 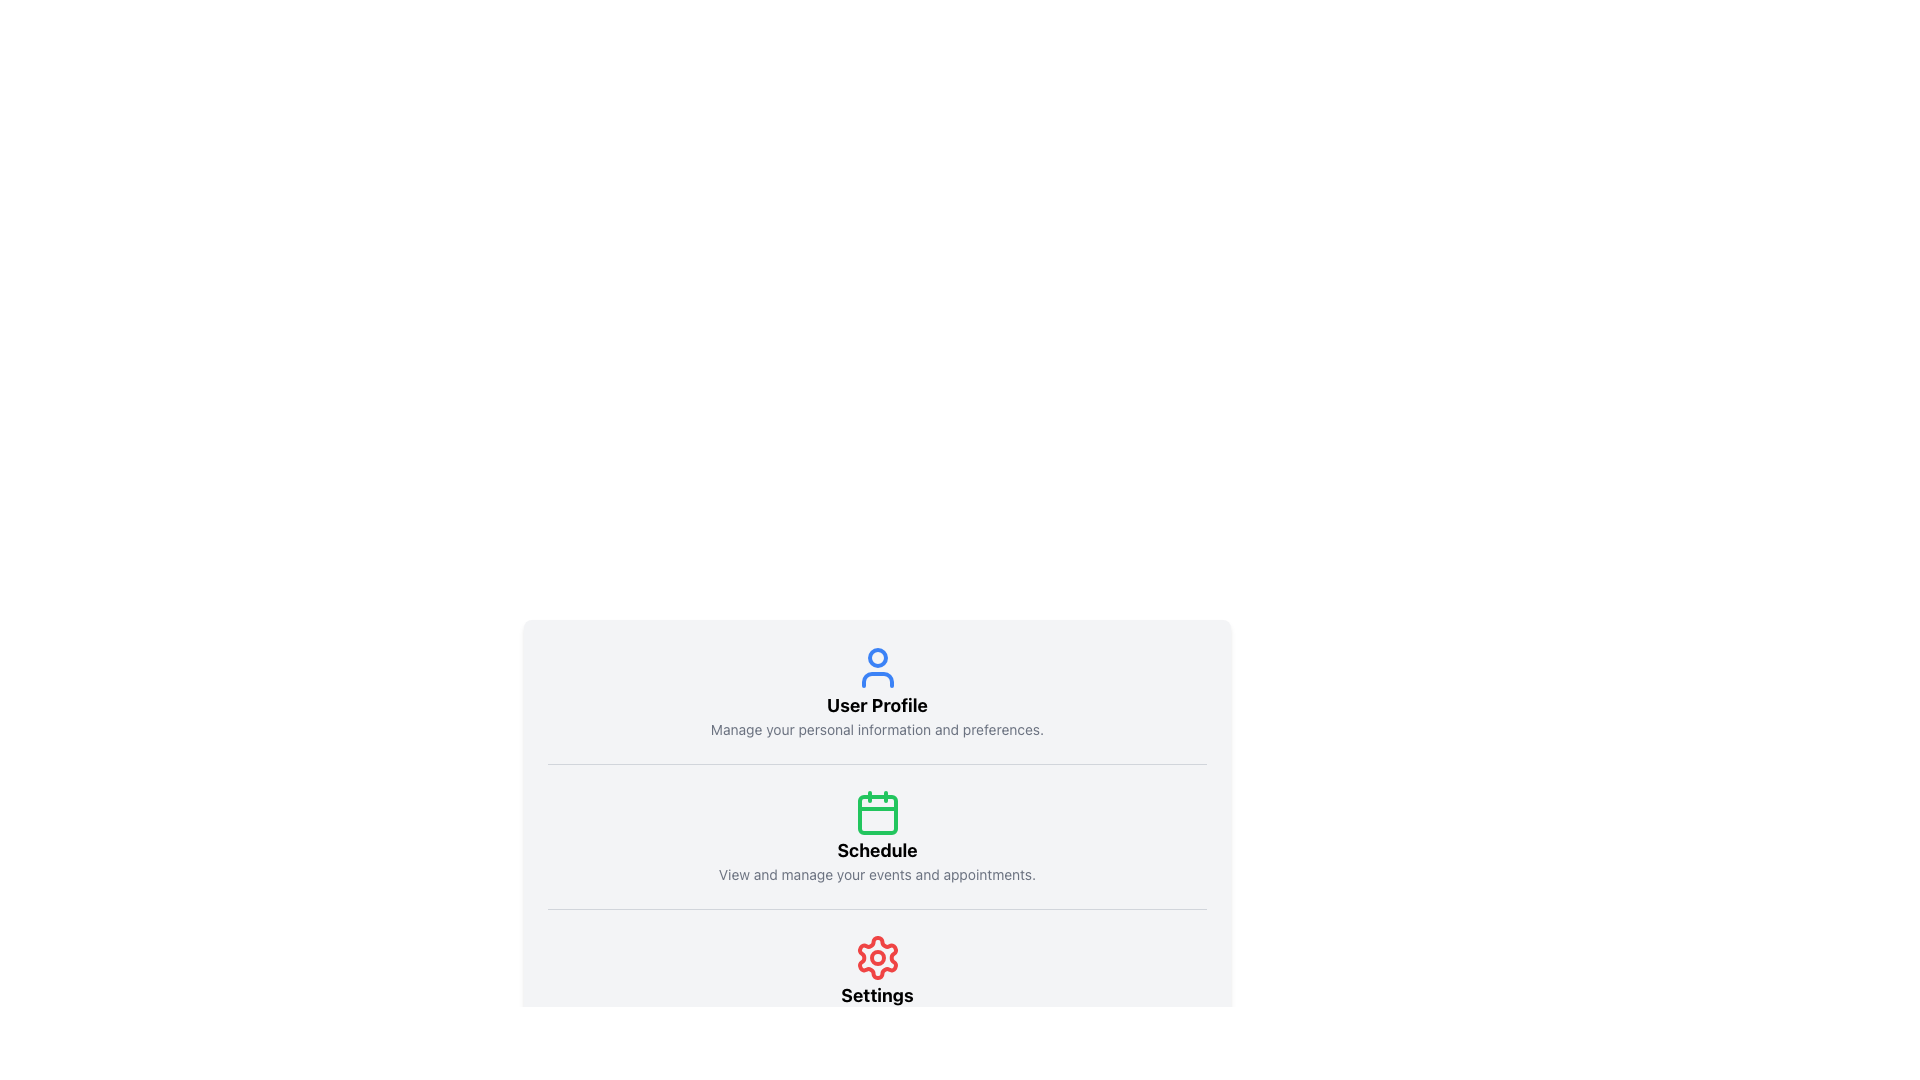 What do you see at coordinates (877, 874) in the screenshot?
I see `the static text label that describes the 'Schedule' section, located under the calendar icon` at bounding box center [877, 874].